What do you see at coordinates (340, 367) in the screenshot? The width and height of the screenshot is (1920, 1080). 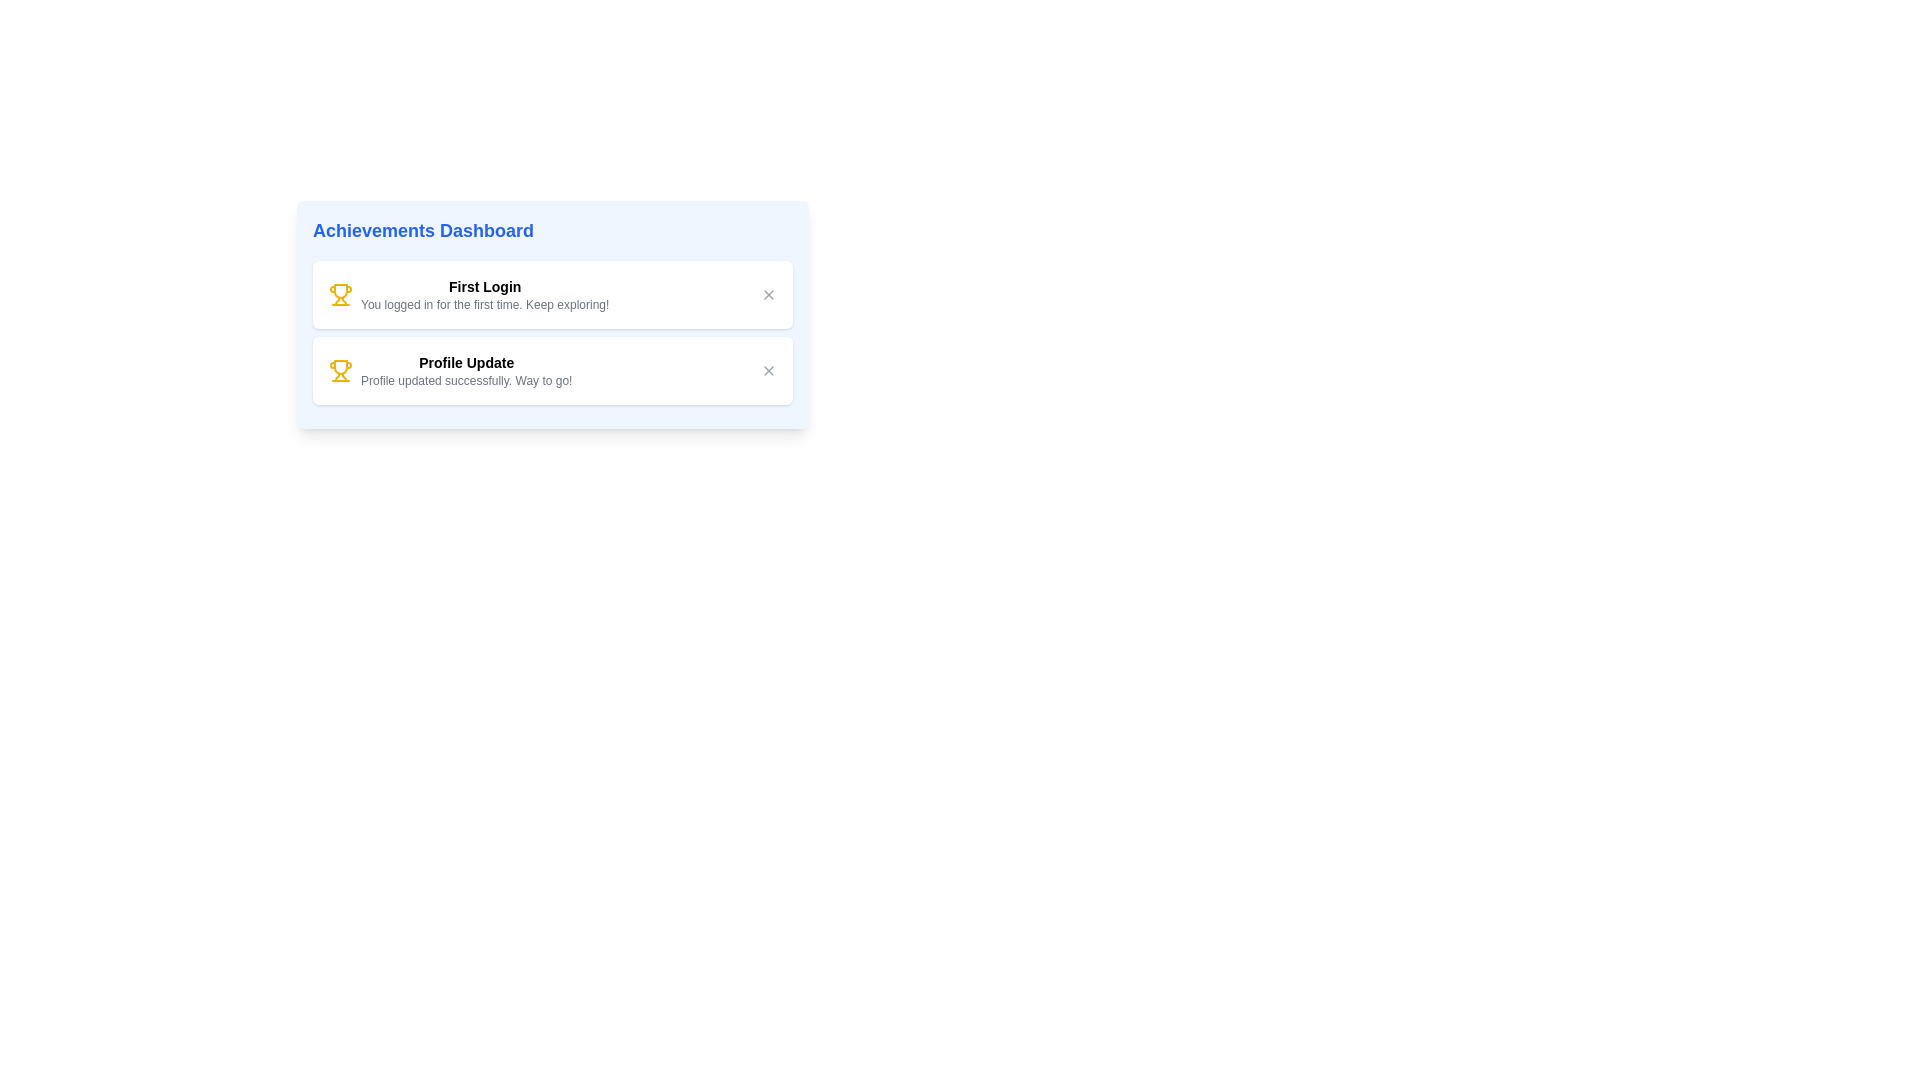 I see `the trophy icon outlined in yellow, located next to the 'First Login' text in the first card of the 'Achievements Dashboard' list` at bounding box center [340, 367].